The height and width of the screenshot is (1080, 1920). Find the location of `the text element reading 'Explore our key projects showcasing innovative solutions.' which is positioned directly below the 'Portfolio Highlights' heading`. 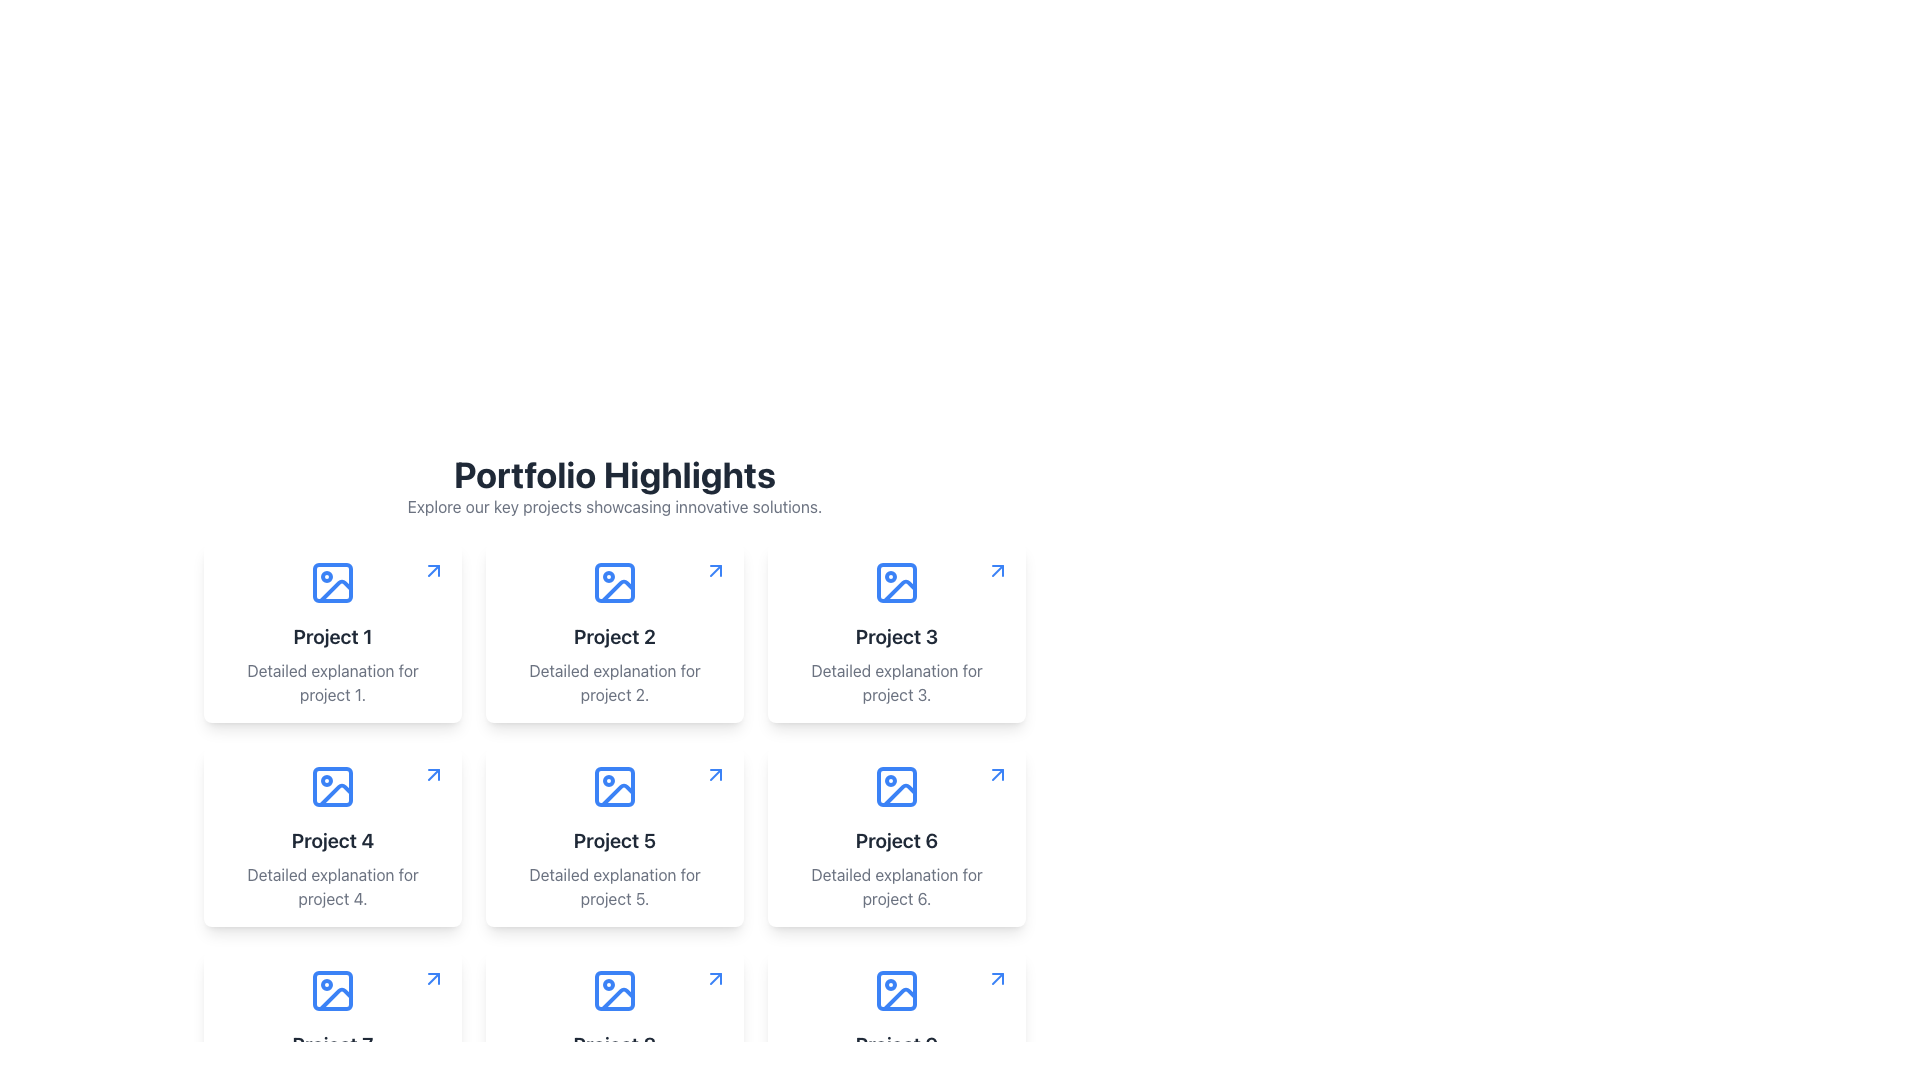

the text element reading 'Explore our key projects showcasing innovative solutions.' which is positioned directly below the 'Portfolio Highlights' heading is located at coordinates (613, 505).